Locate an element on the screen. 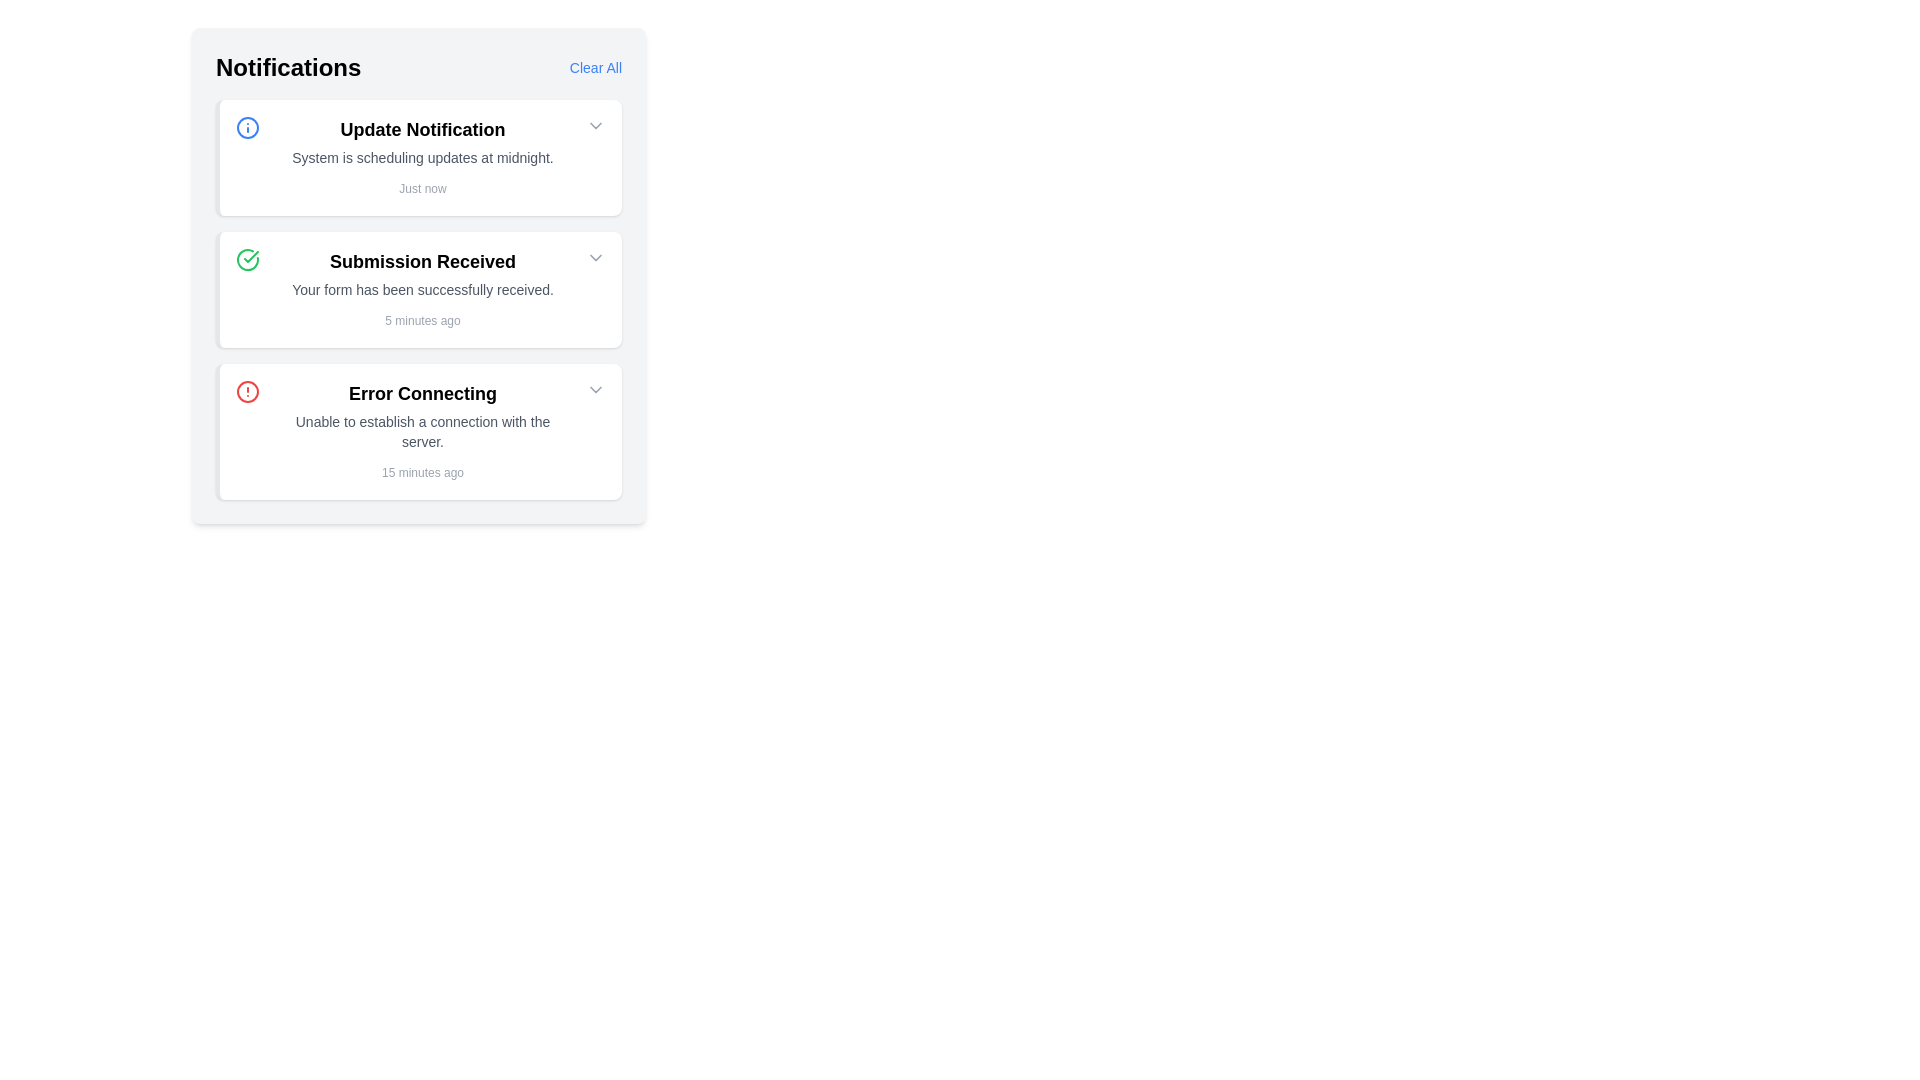  the dismiss button located in the top-right corner of the 'Error Connecting' notification card is located at coordinates (594, 389).